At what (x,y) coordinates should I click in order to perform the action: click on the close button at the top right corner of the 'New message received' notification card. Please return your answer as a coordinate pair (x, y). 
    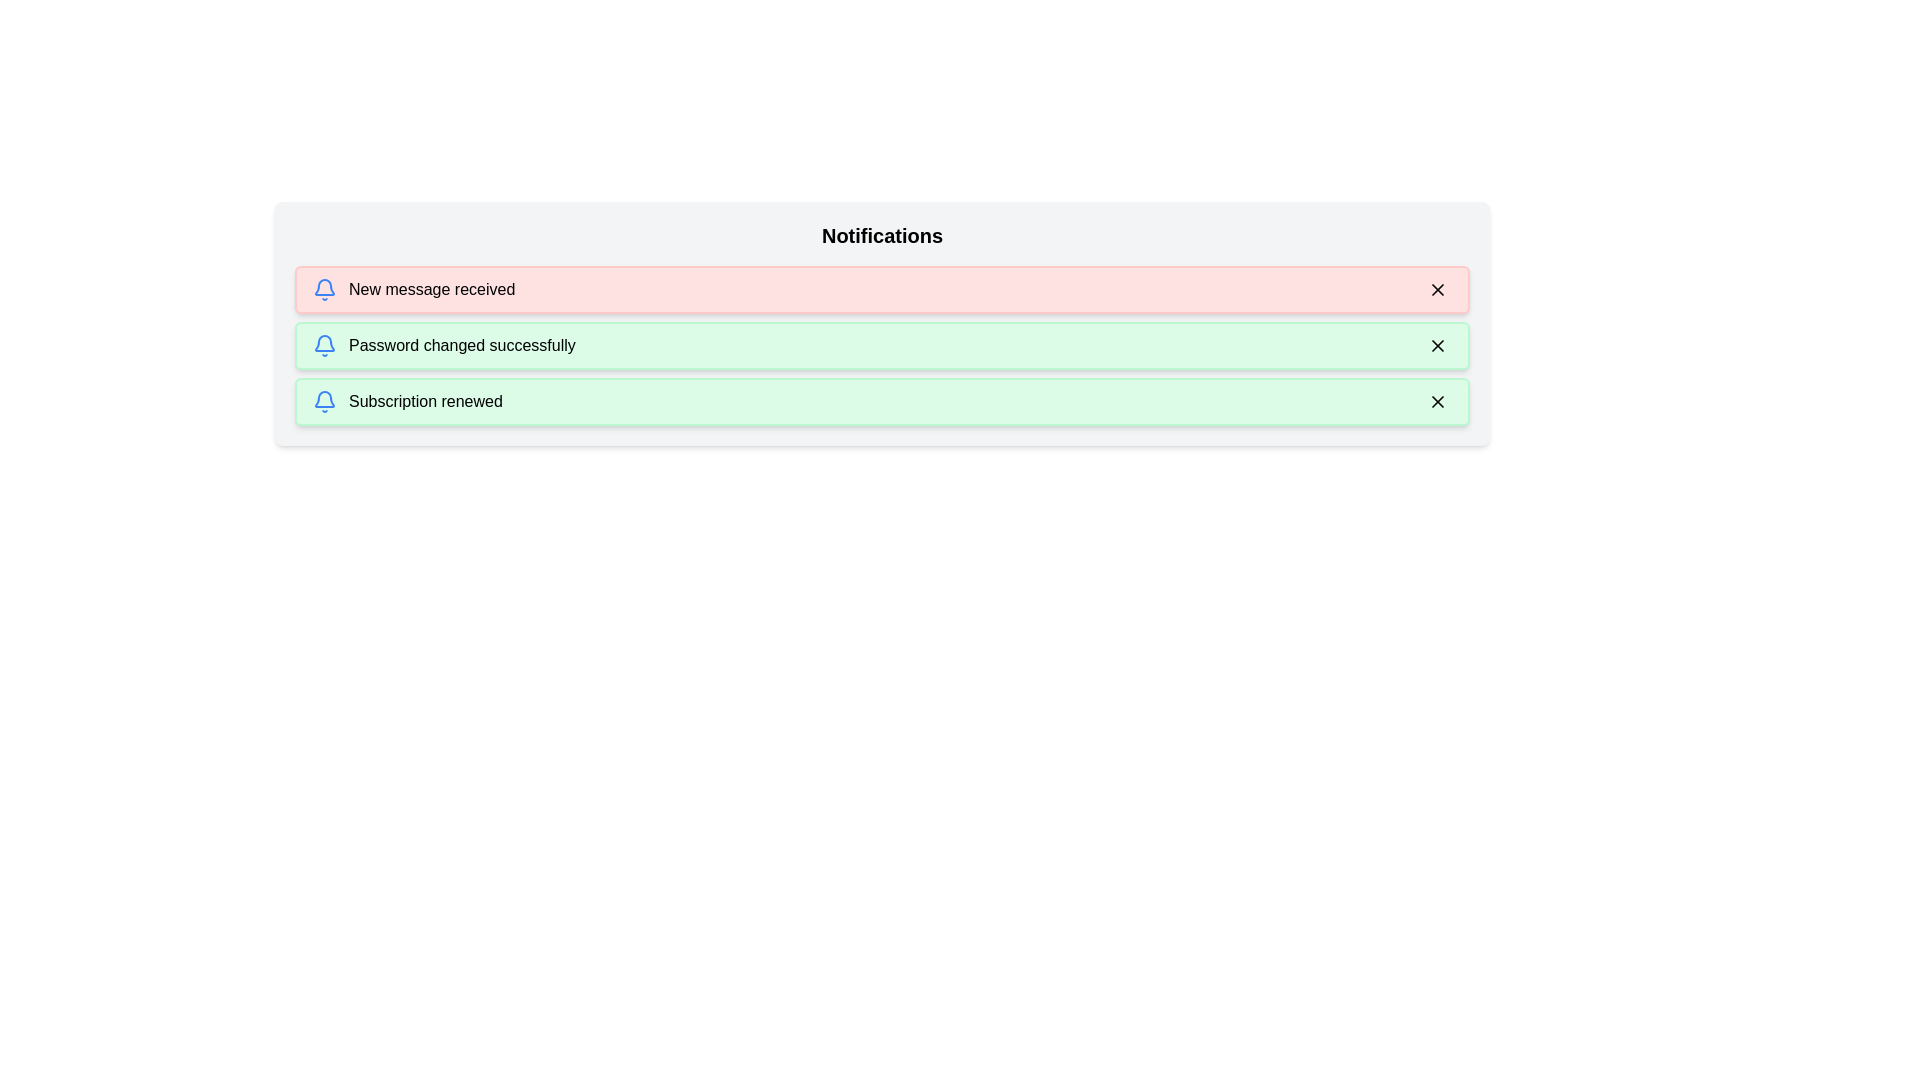
    Looking at the image, I should click on (1437, 289).